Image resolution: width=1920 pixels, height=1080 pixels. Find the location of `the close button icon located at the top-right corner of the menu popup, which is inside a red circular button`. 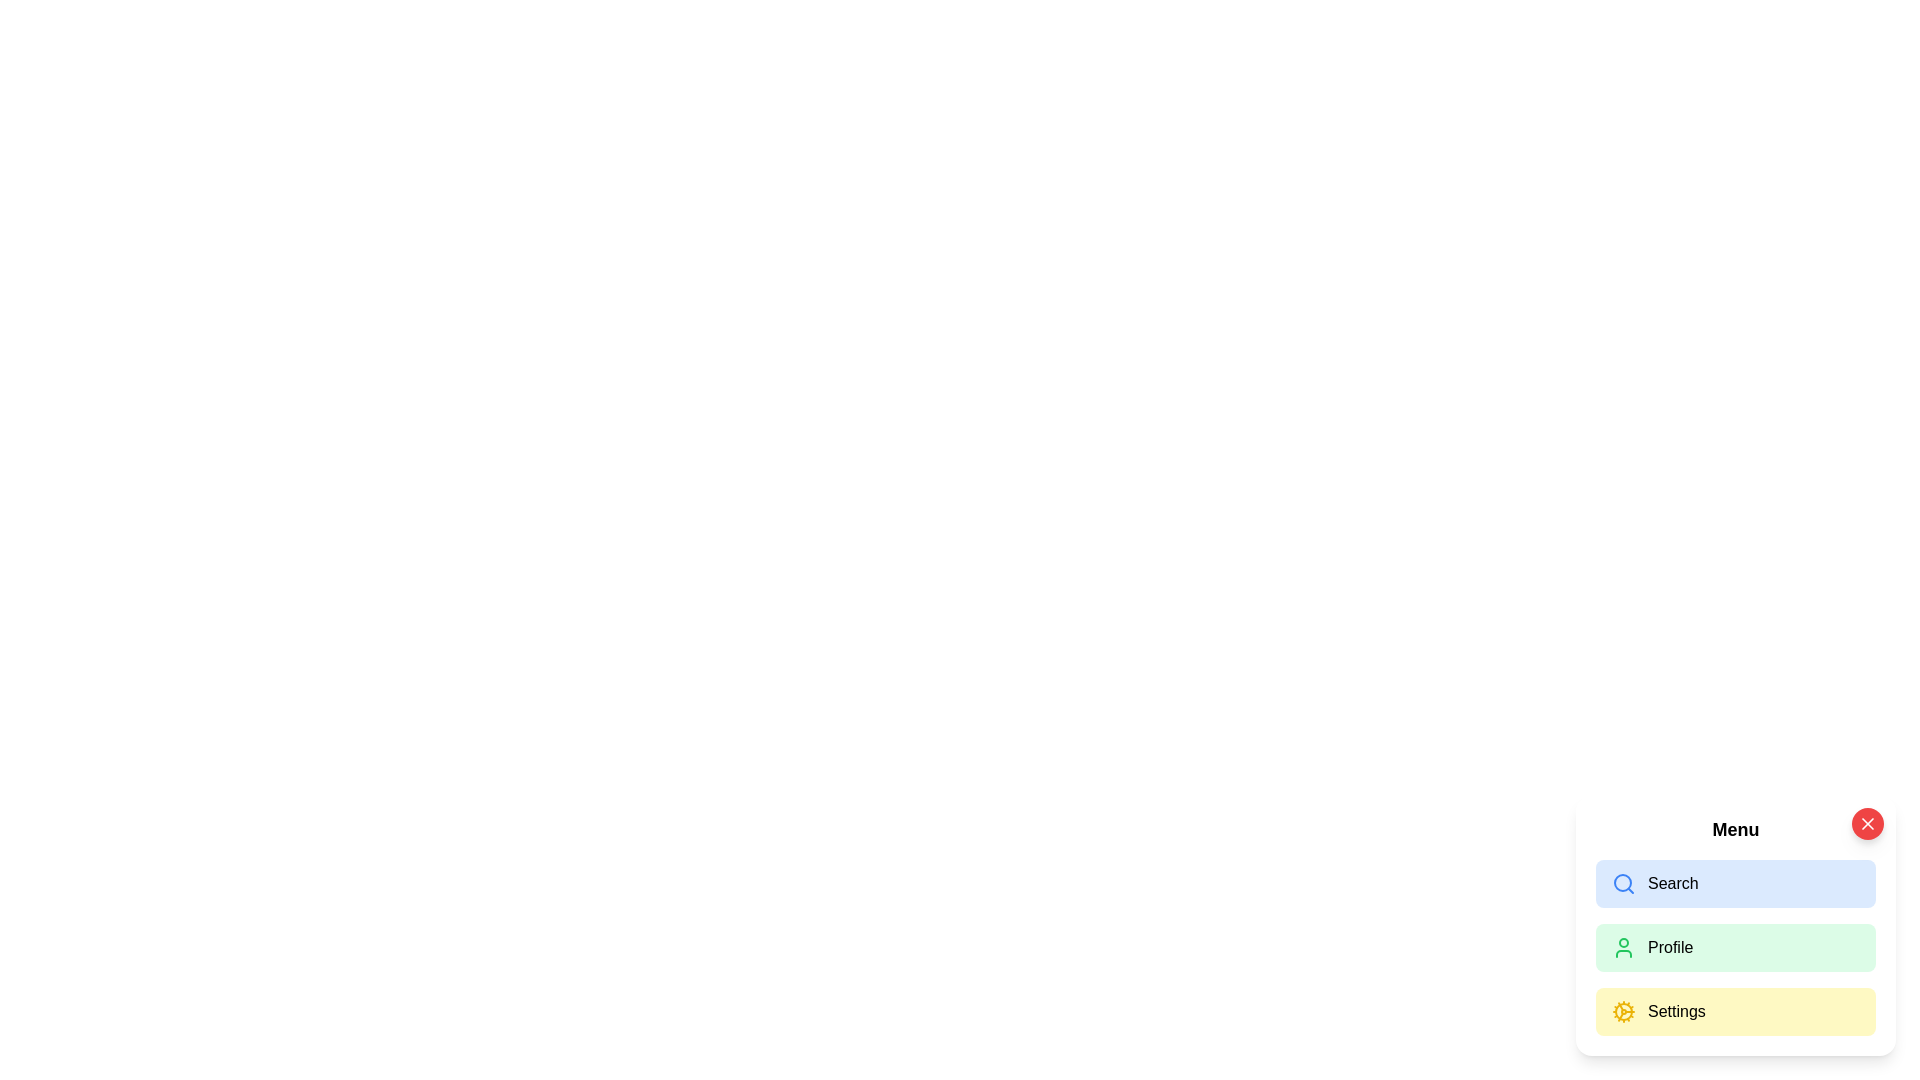

the close button icon located at the top-right corner of the menu popup, which is inside a red circular button is located at coordinates (1866, 824).